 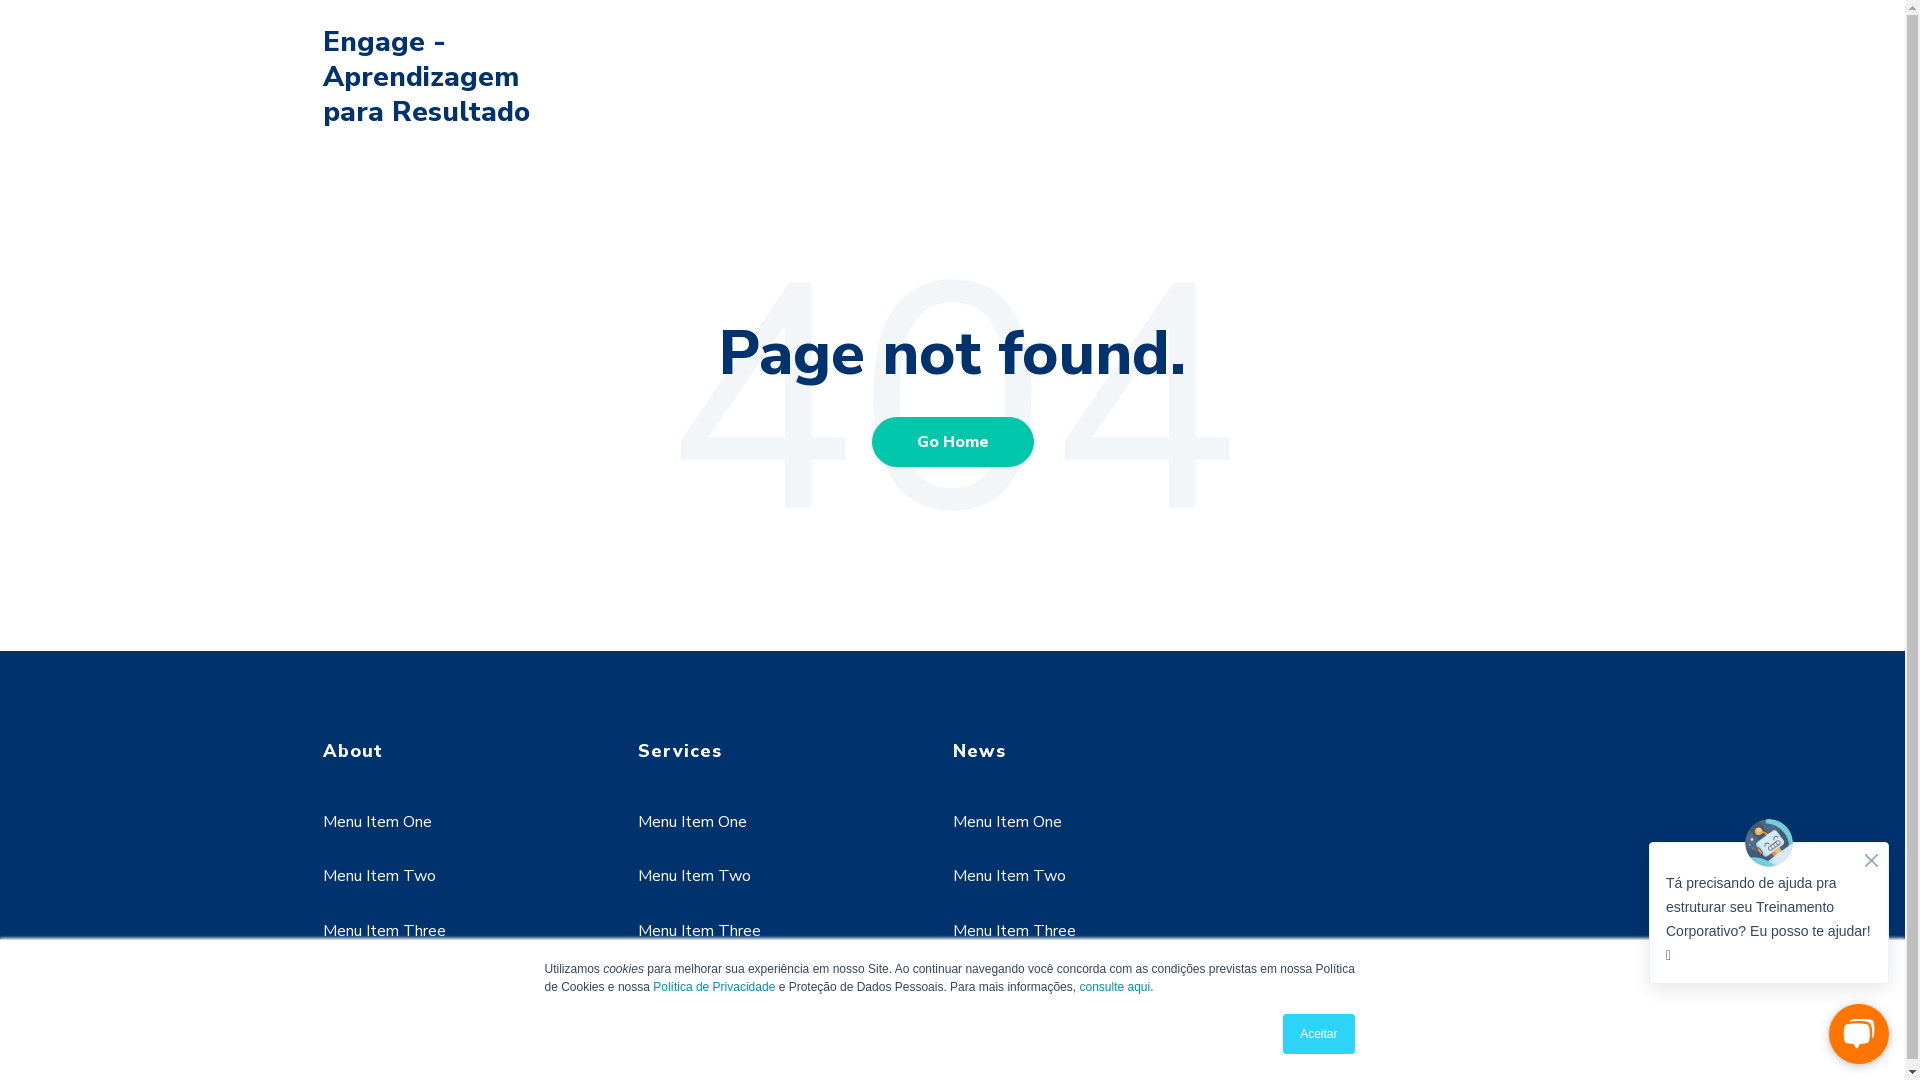 I want to click on 'Menu Item One', so click(x=376, y=821).